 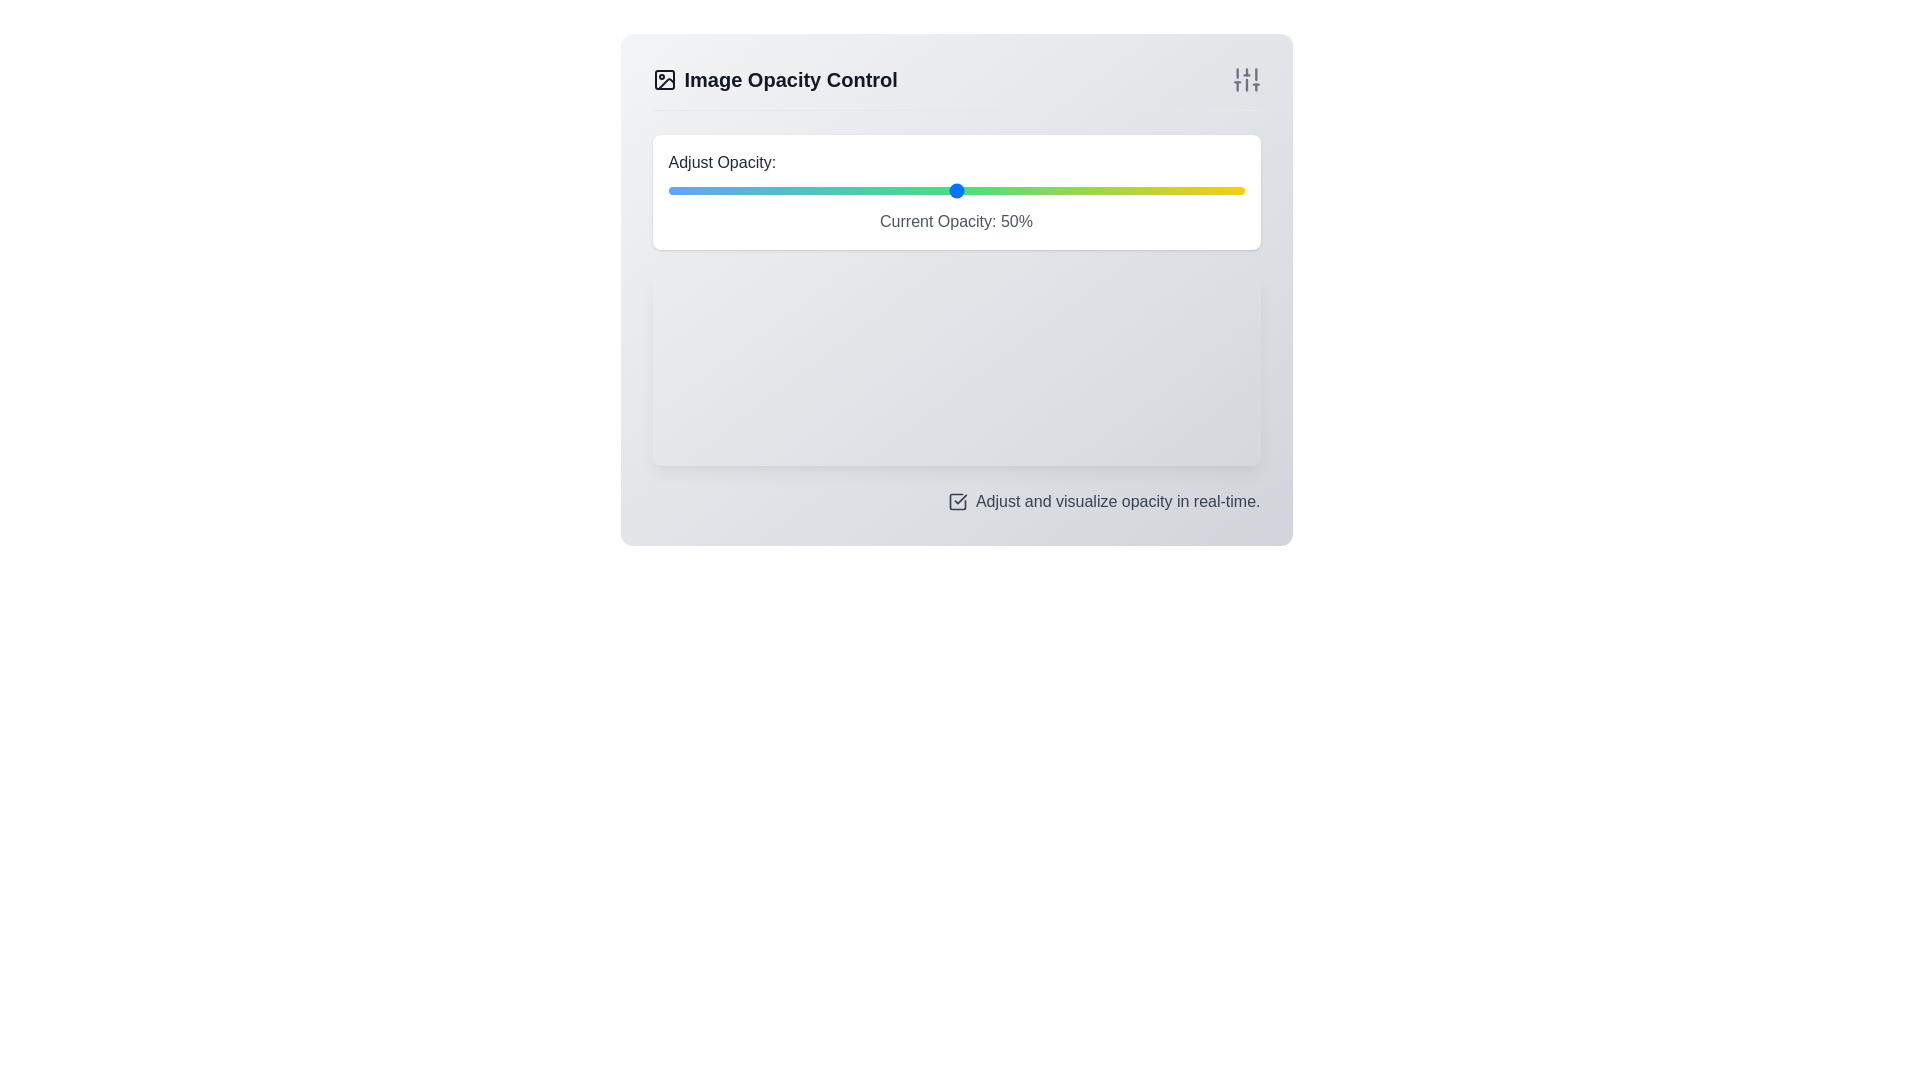 I want to click on the checkbox located near the bottom of the interface, aligned to the left of the descriptive text 'Adjust and visualize opacity in real-time', so click(x=956, y=500).